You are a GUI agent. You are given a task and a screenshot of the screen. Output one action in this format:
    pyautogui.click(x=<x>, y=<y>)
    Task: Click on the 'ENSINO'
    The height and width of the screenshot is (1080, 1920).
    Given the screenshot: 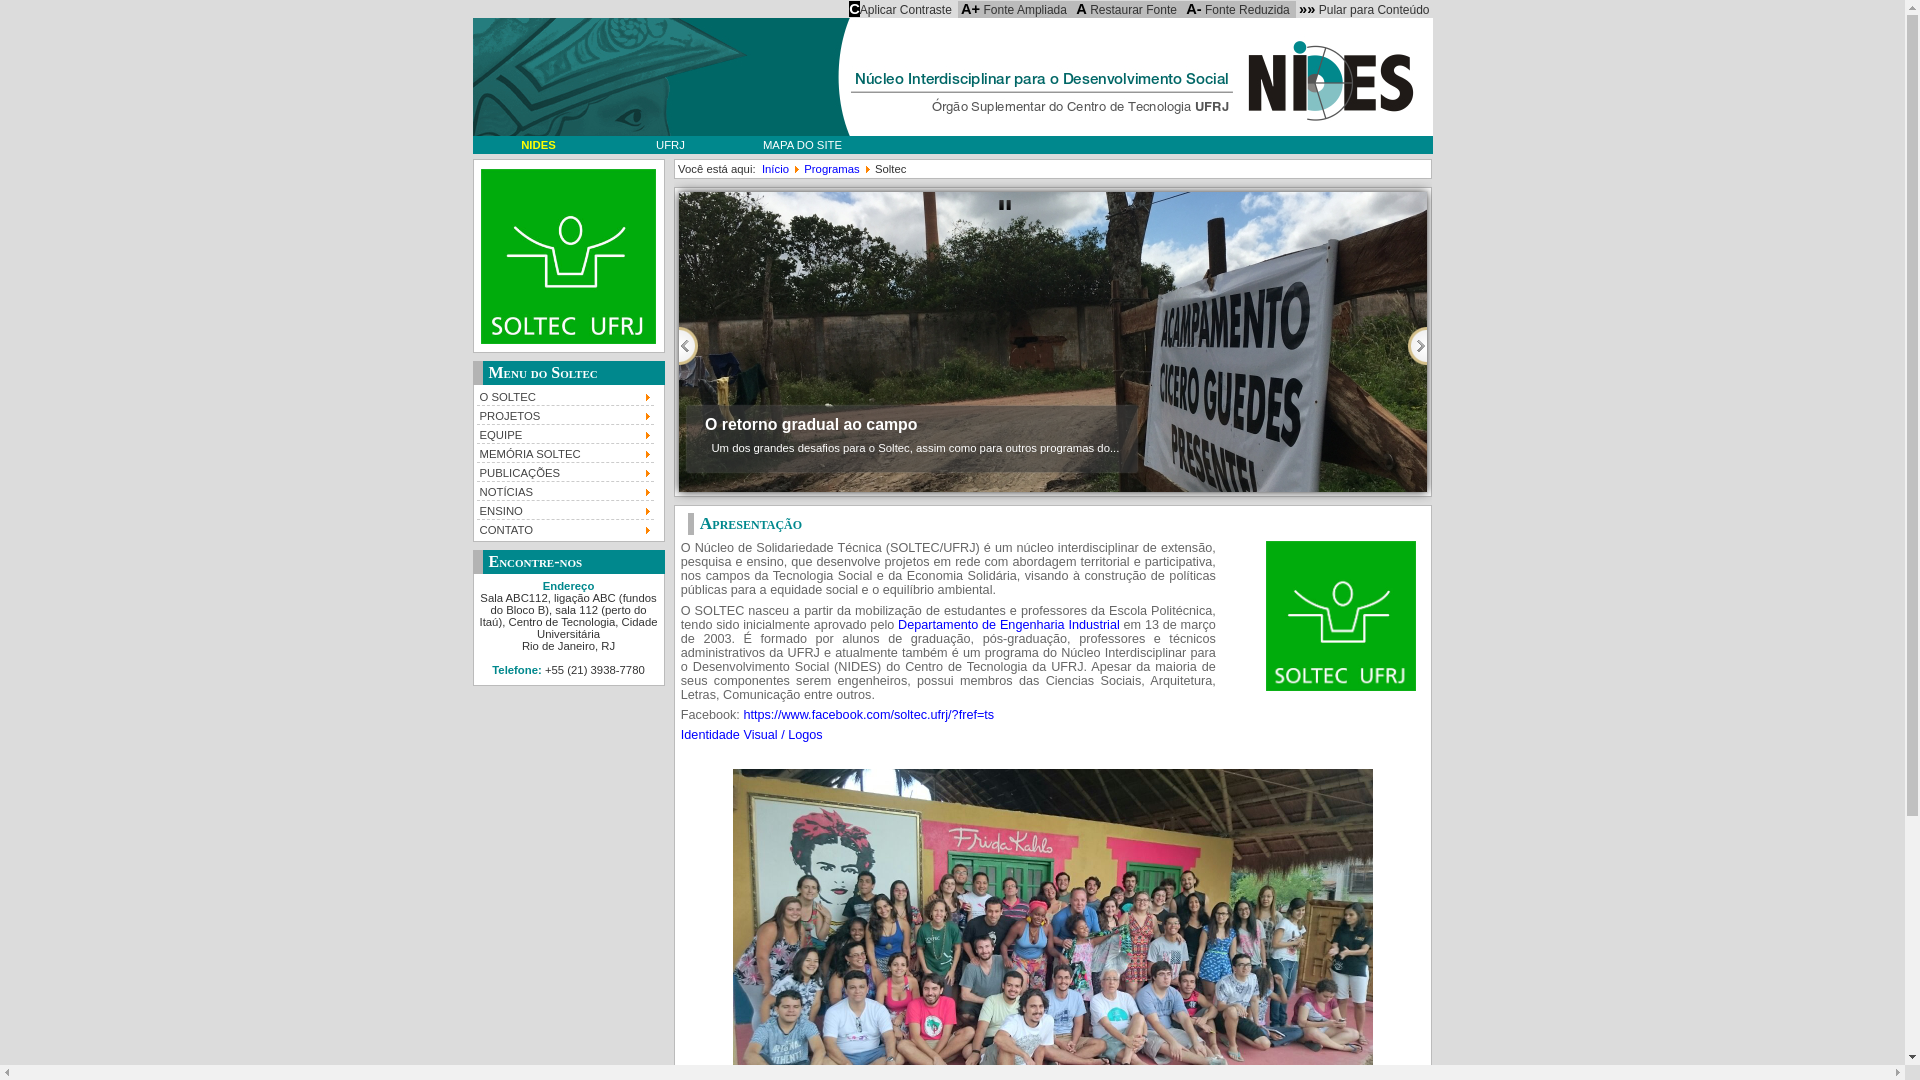 What is the action you would take?
    pyautogui.click(x=564, y=508)
    